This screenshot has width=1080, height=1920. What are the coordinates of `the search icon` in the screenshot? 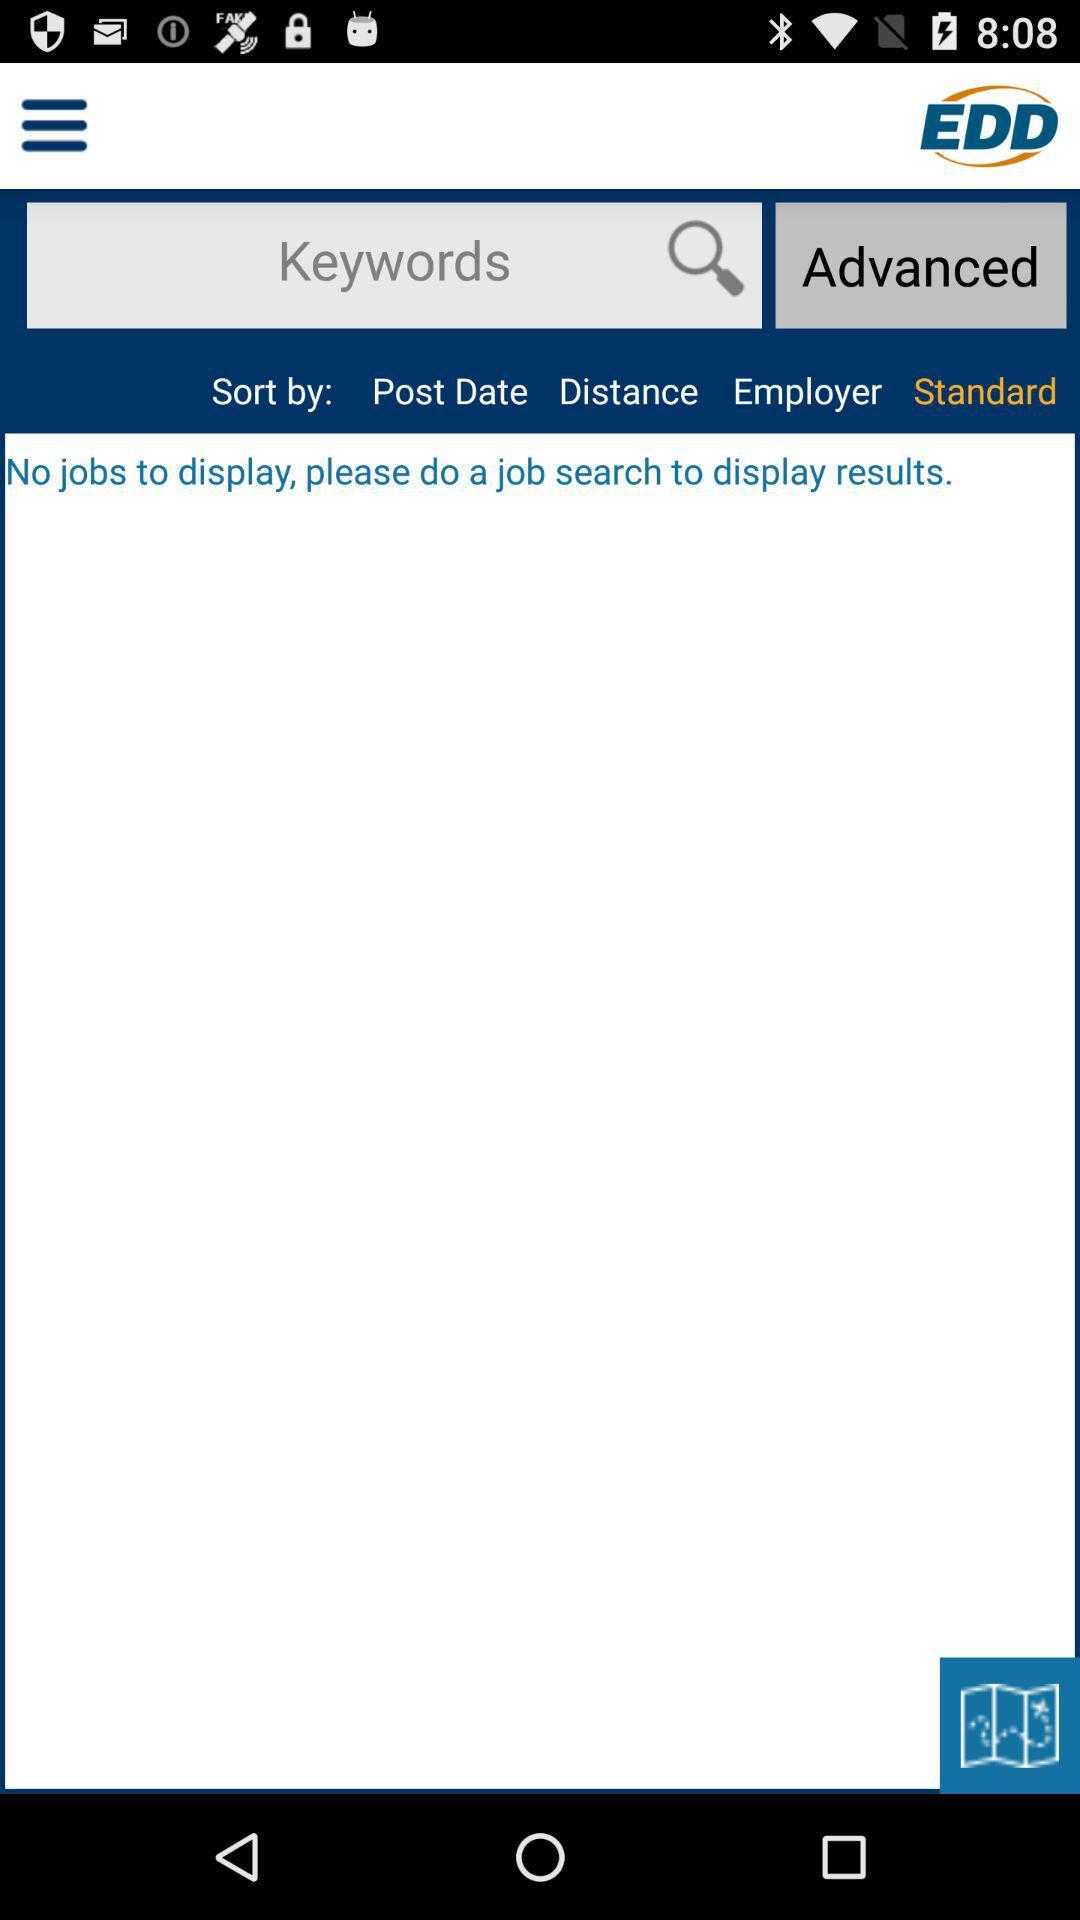 It's located at (705, 275).